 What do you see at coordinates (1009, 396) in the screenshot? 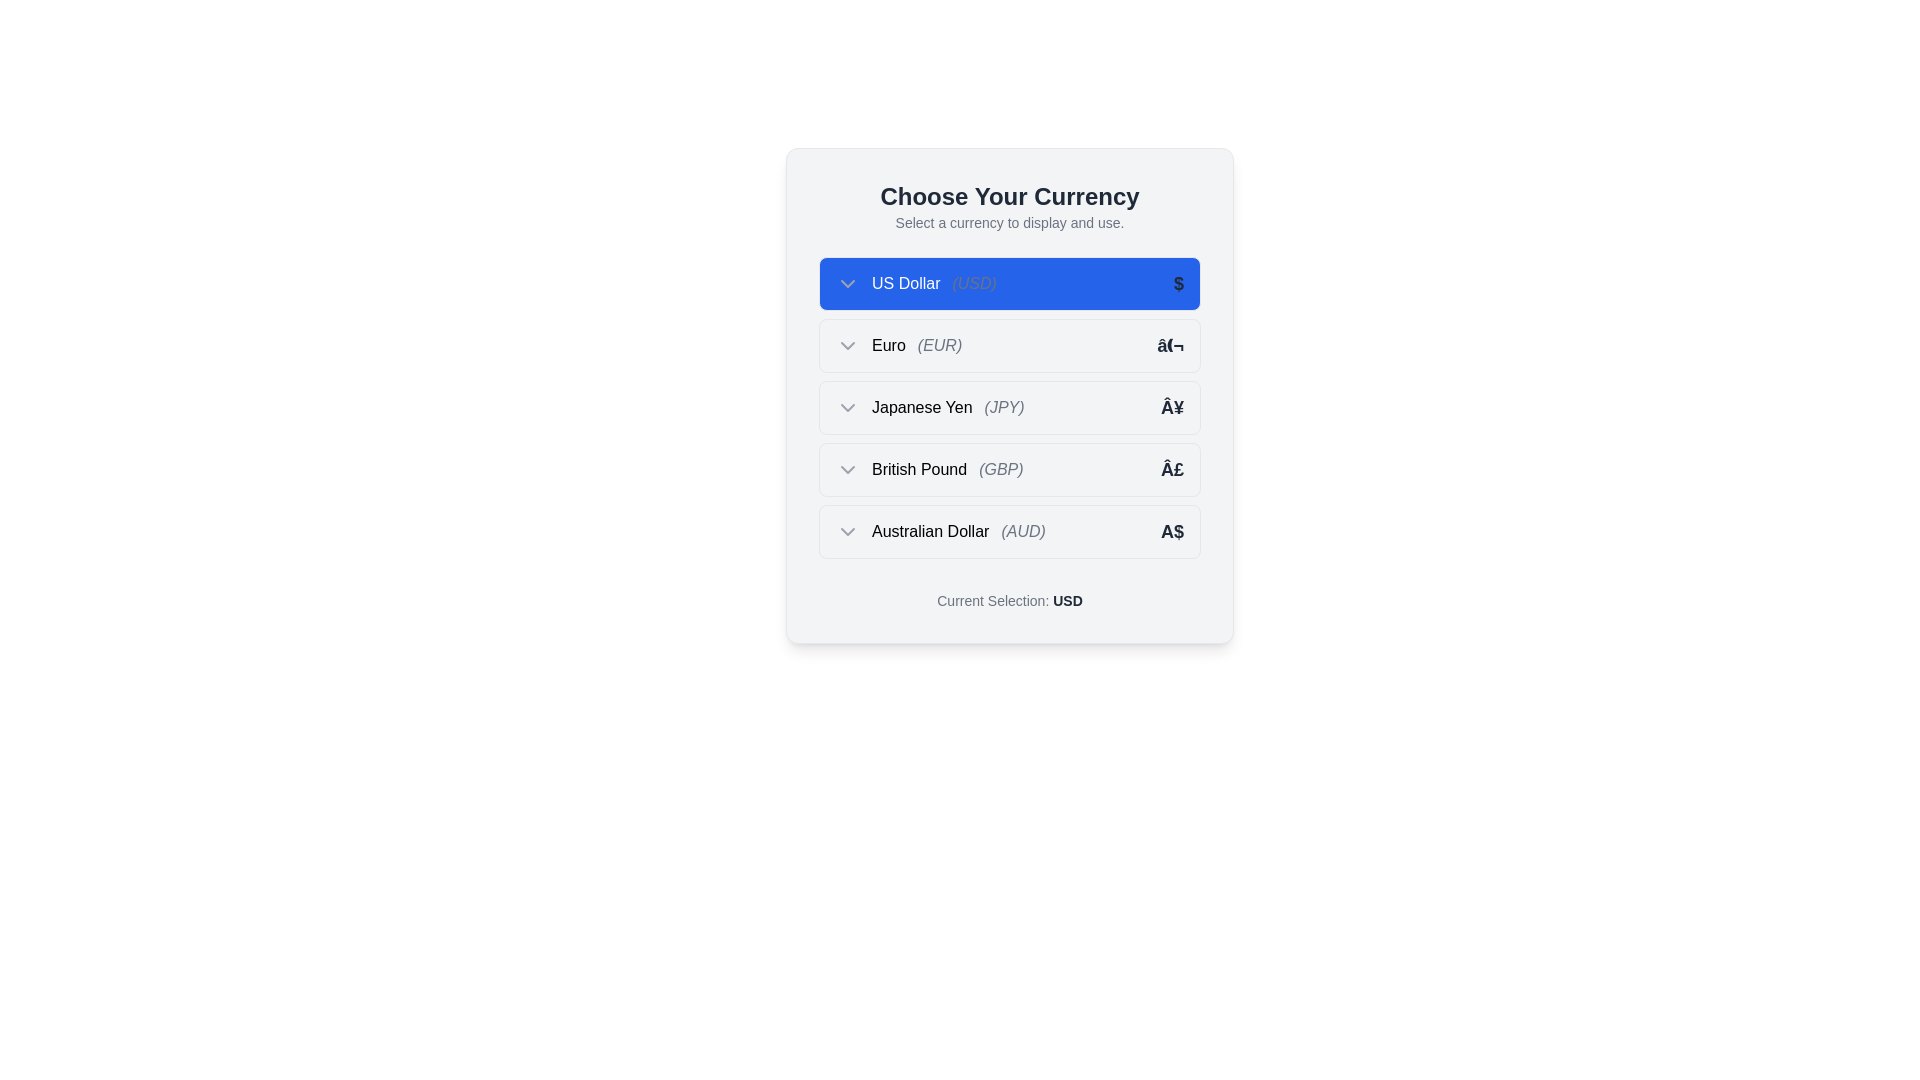
I see `the selectable currency option for 'Japanese Yen (JPY) ¥' in the dropdown list` at bounding box center [1009, 396].